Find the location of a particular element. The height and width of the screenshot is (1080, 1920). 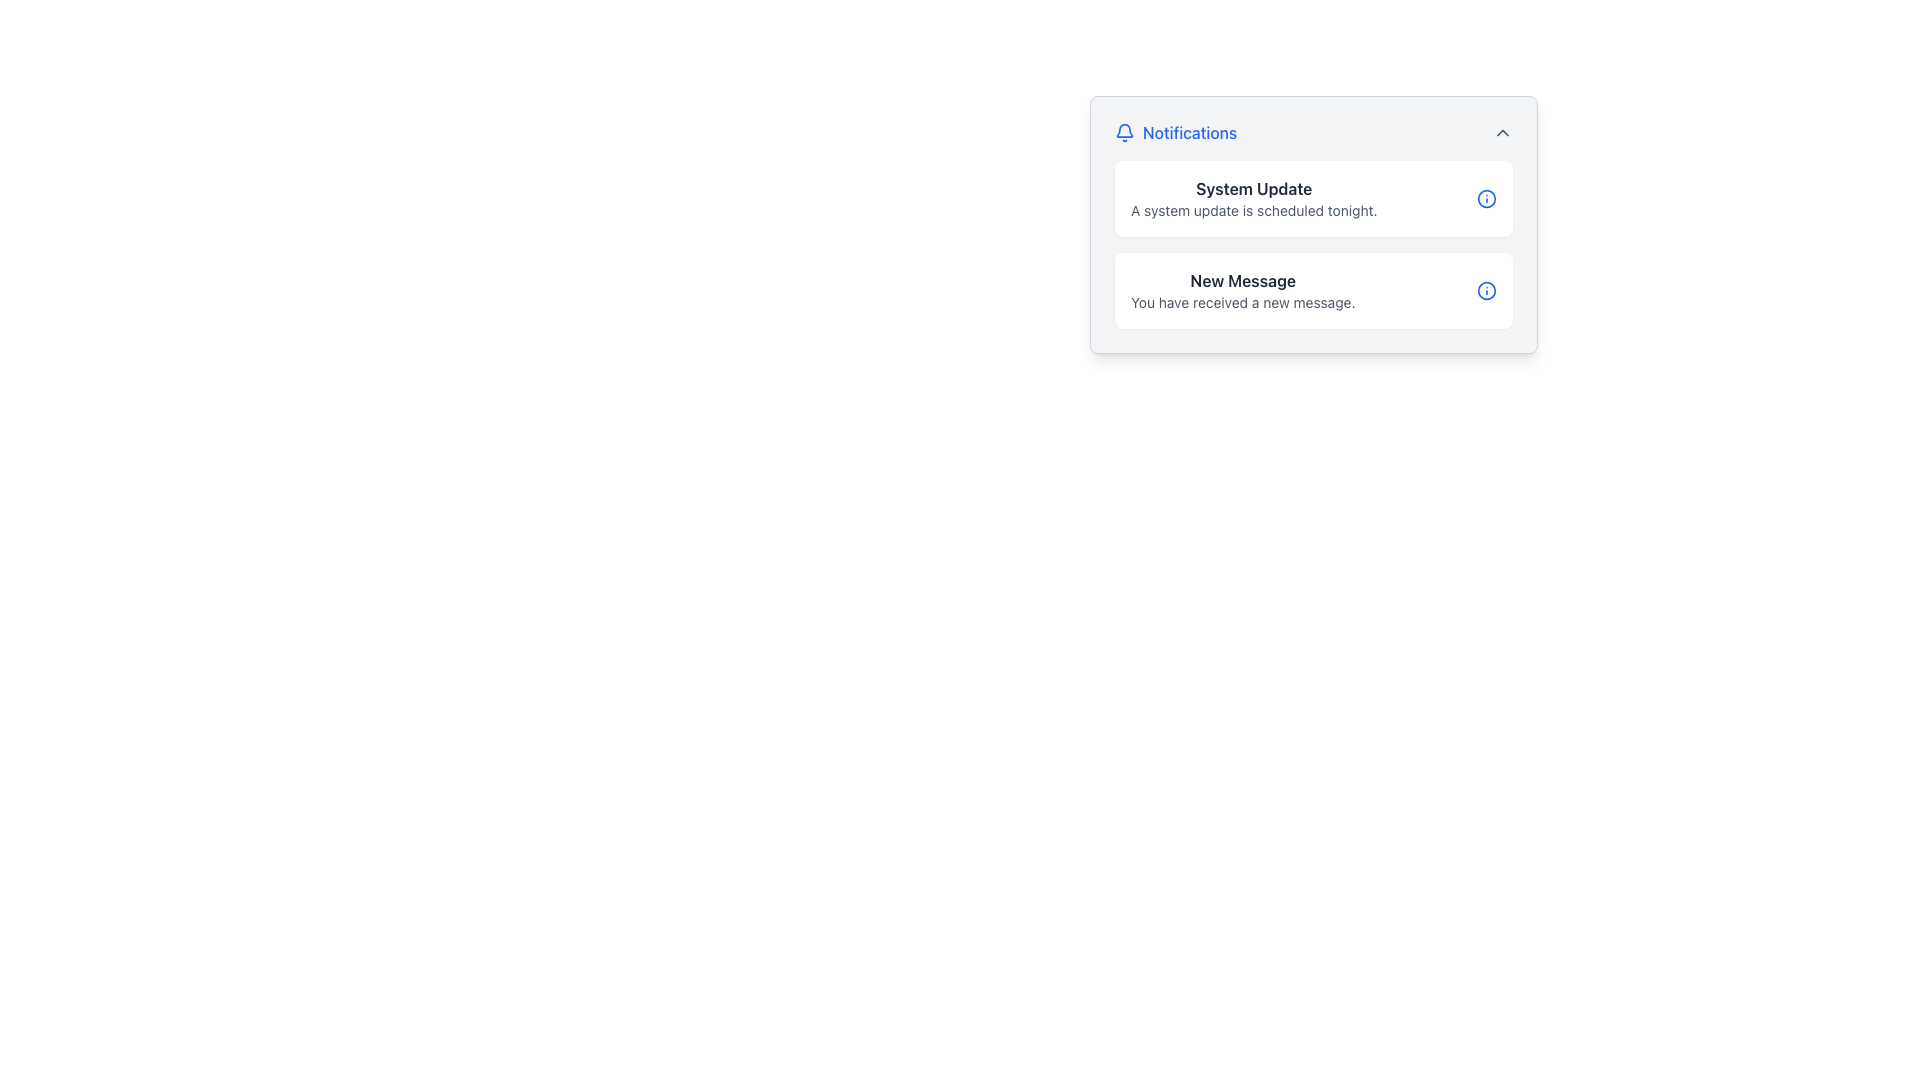

the bell icon representing notifications, which is located in the upper left corner of the notification panel, immediately next to the 'Notifications' text is located at coordinates (1124, 132).